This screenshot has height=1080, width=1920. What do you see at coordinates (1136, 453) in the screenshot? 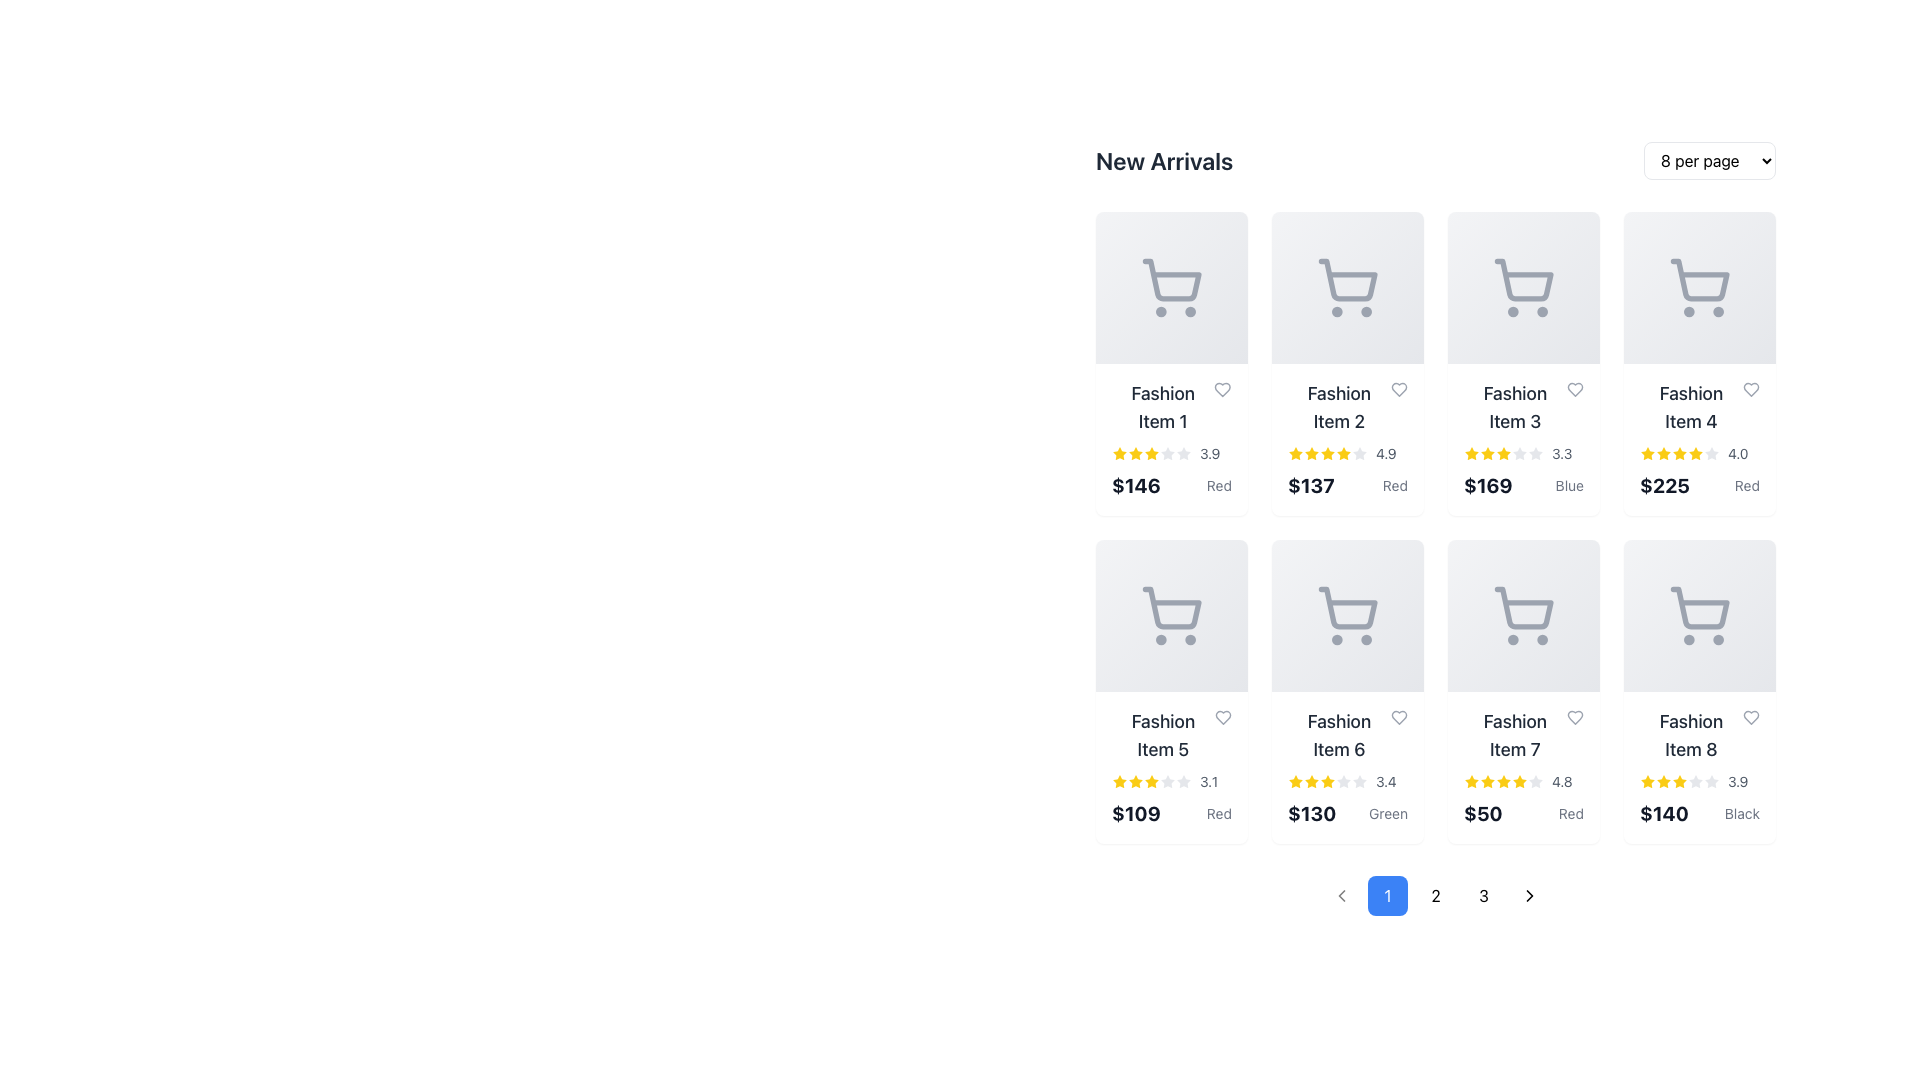
I see `the 1-star rating icon for 'Fashion Item 1'` at bounding box center [1136, 453].